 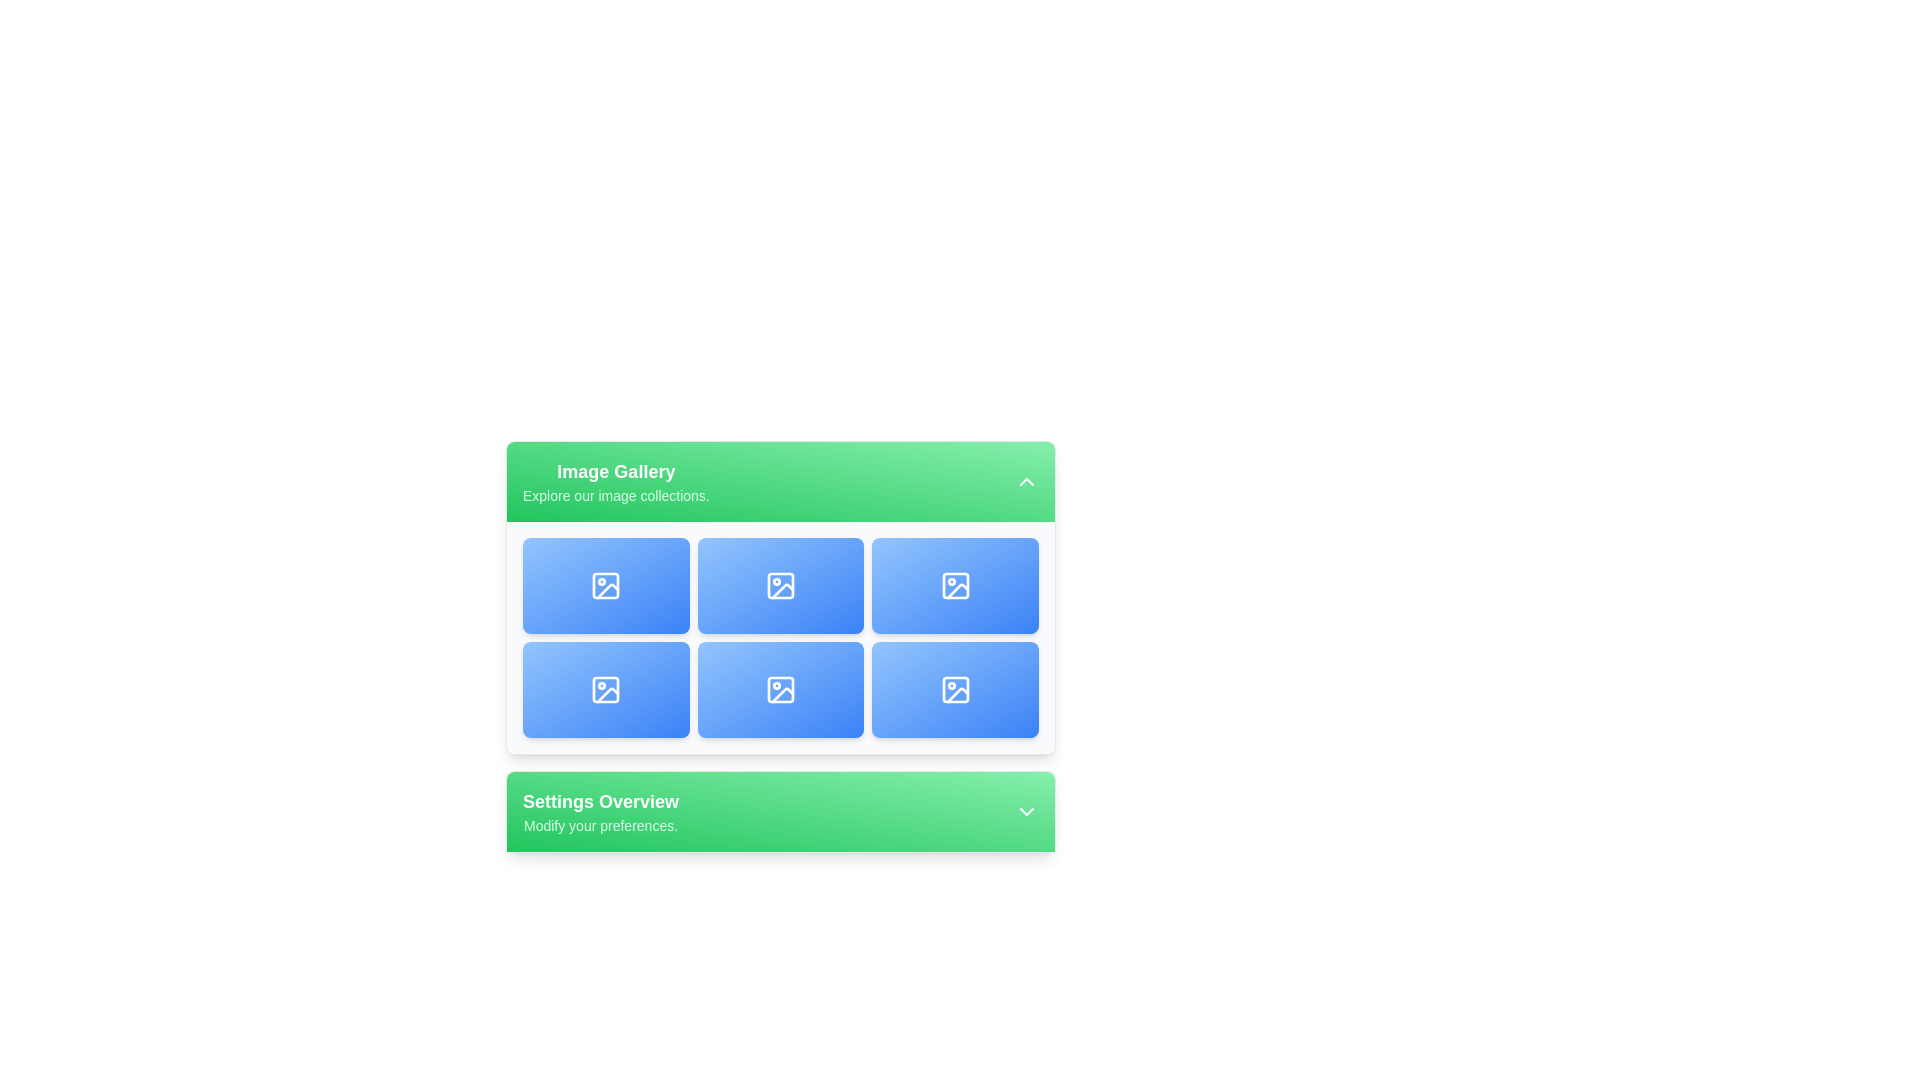 What do you see at coordinates (1027, 482) in the screenshot?
I see `the state of the toggle button icon located at the top right corner of the 'Image Gallery' section header` at bounding box center [1027, 482].